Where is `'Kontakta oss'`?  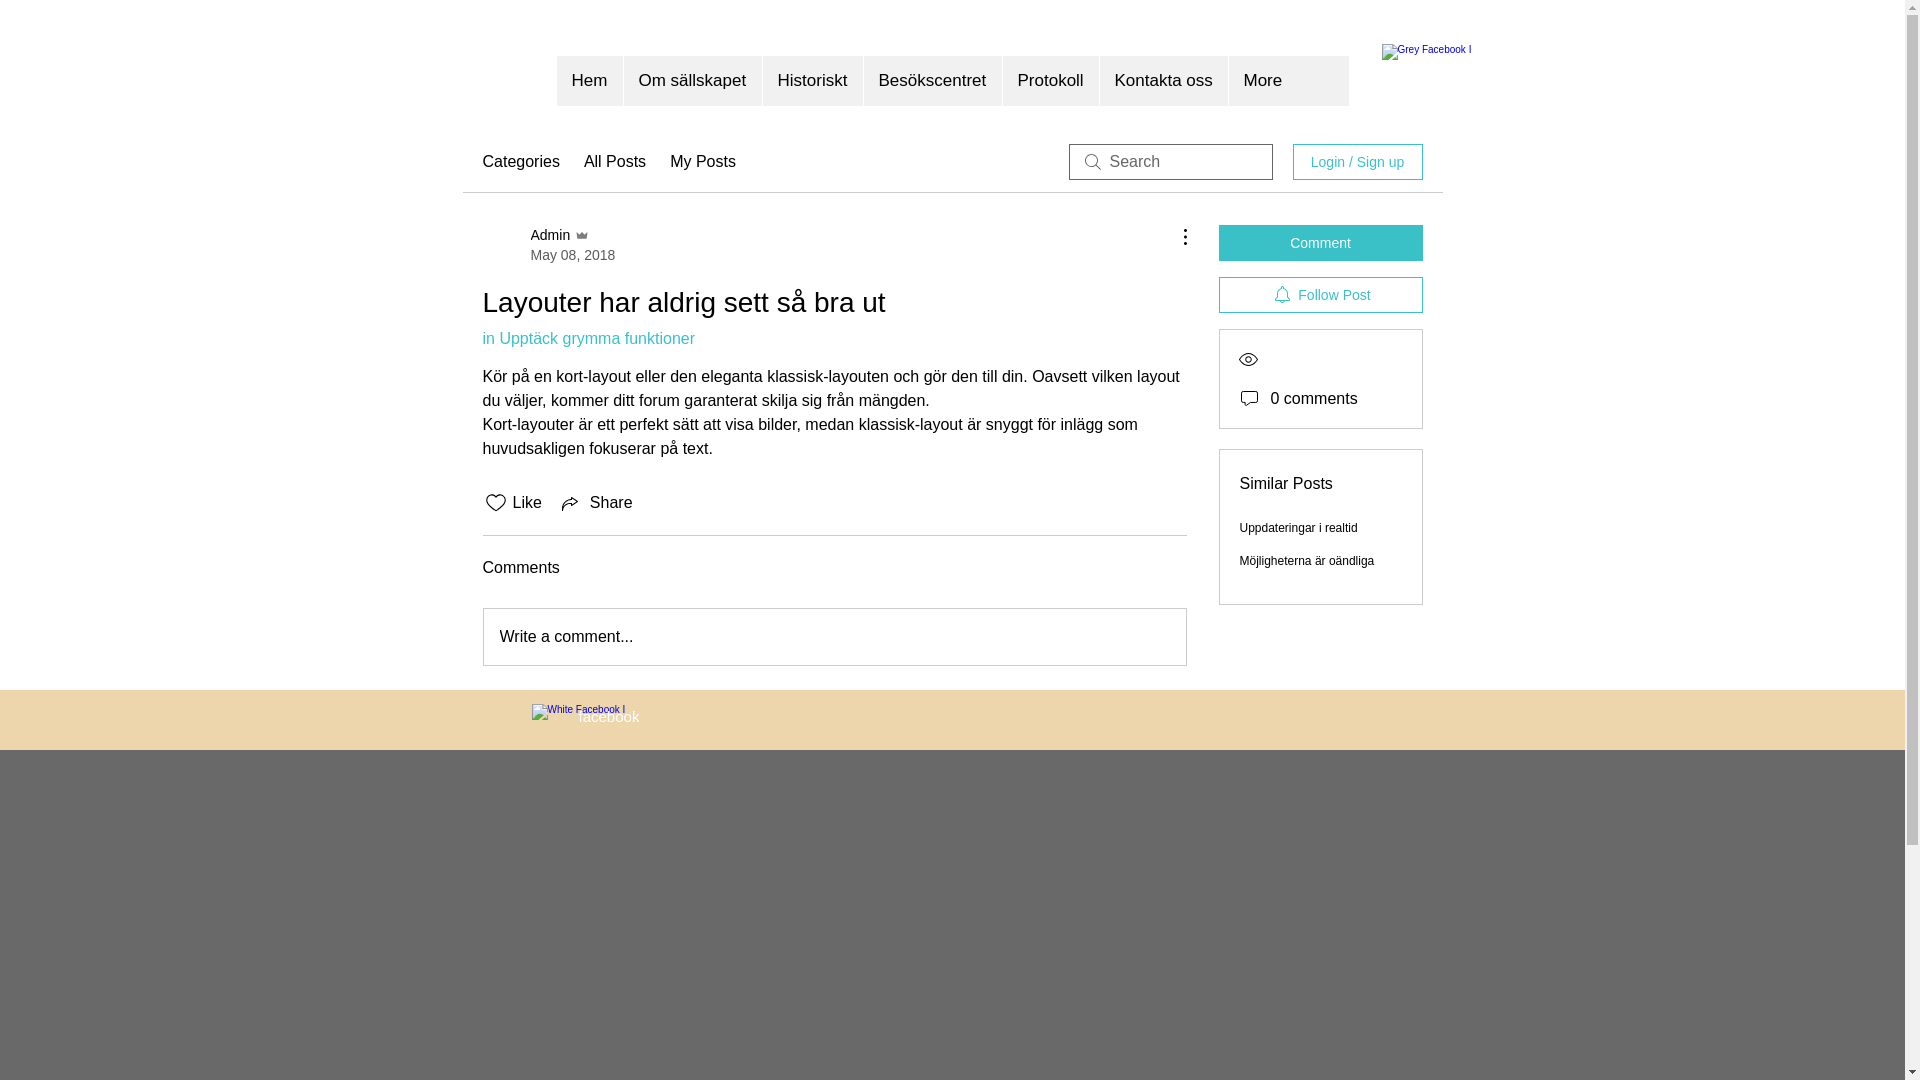 'Kontakta oss' is located at coordinates (1097, 80).